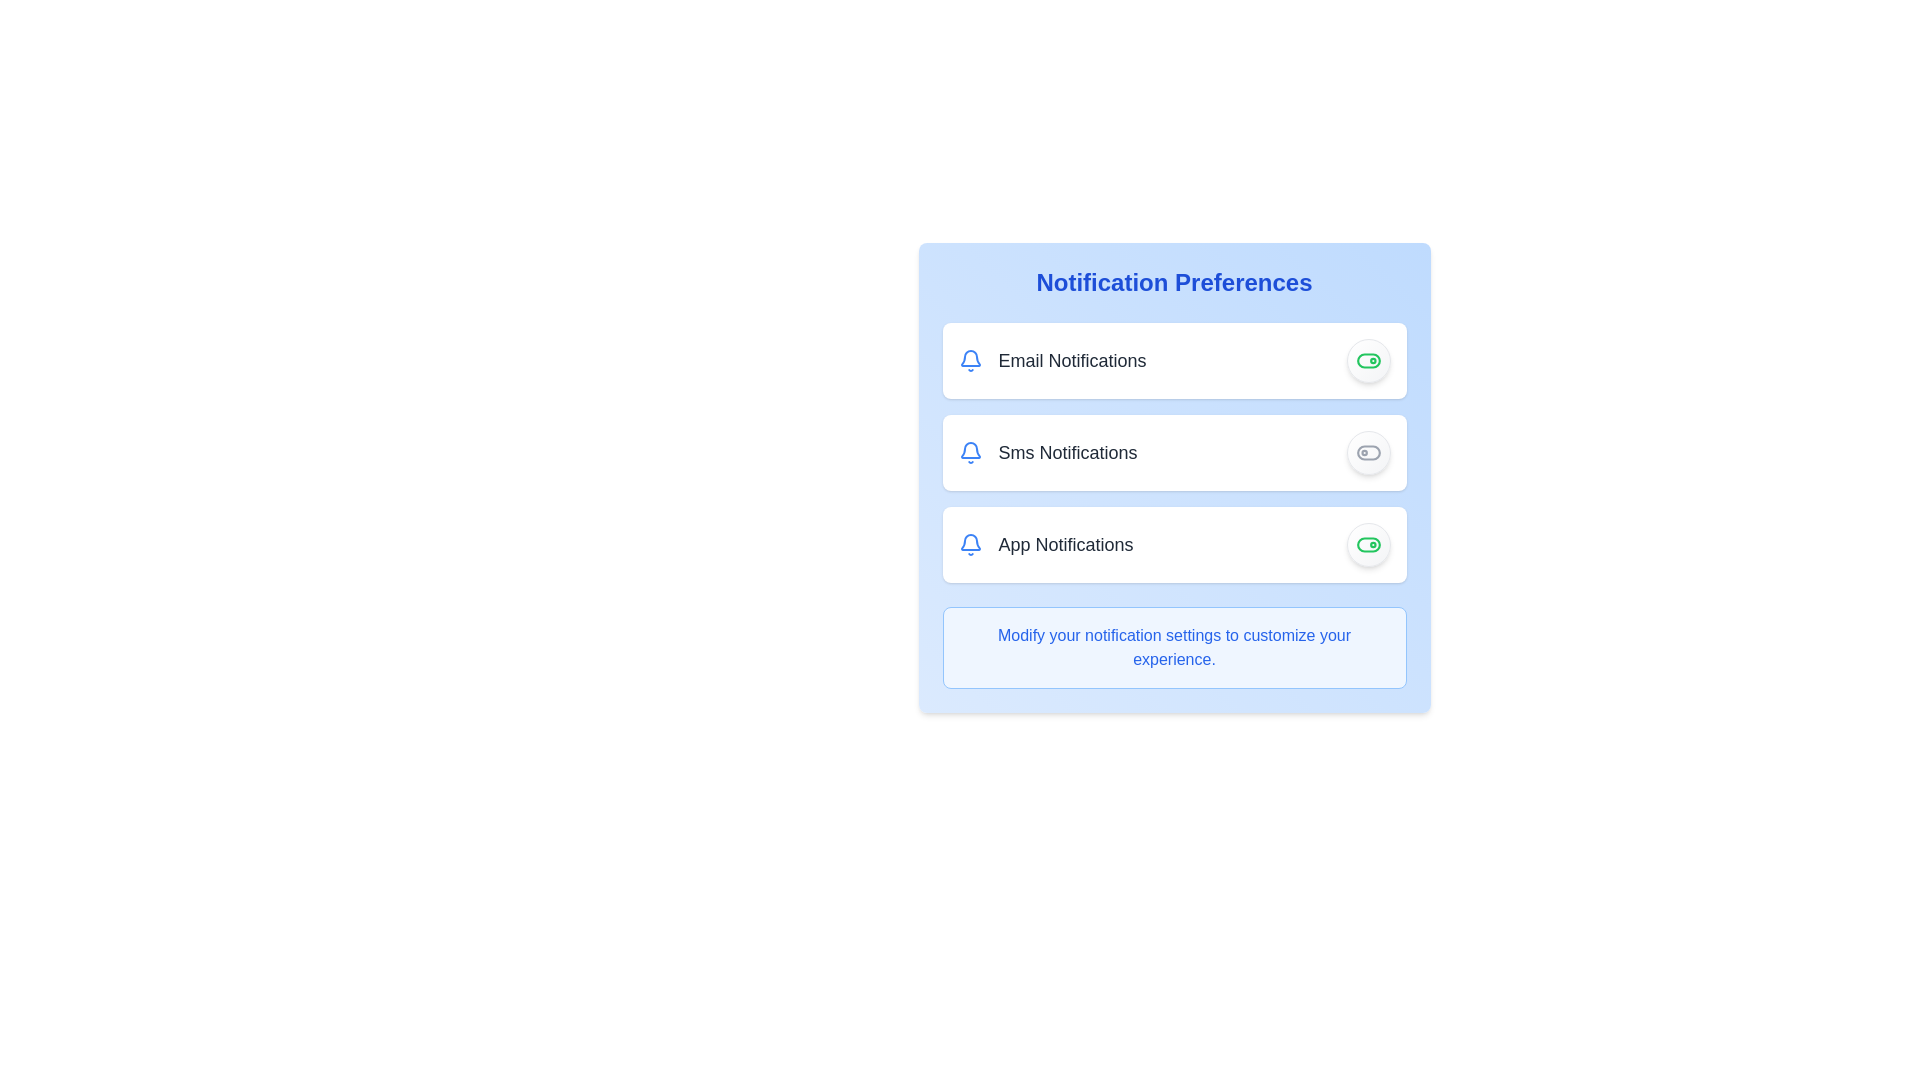 This screenshot has height=1080, width=1920. Describe the element at coordinates (1174, 648) in the screenshot. I see `the informational text block with a light blue background and blue border that reads 'Modify your notification settings to customize your experience.'` at that location.